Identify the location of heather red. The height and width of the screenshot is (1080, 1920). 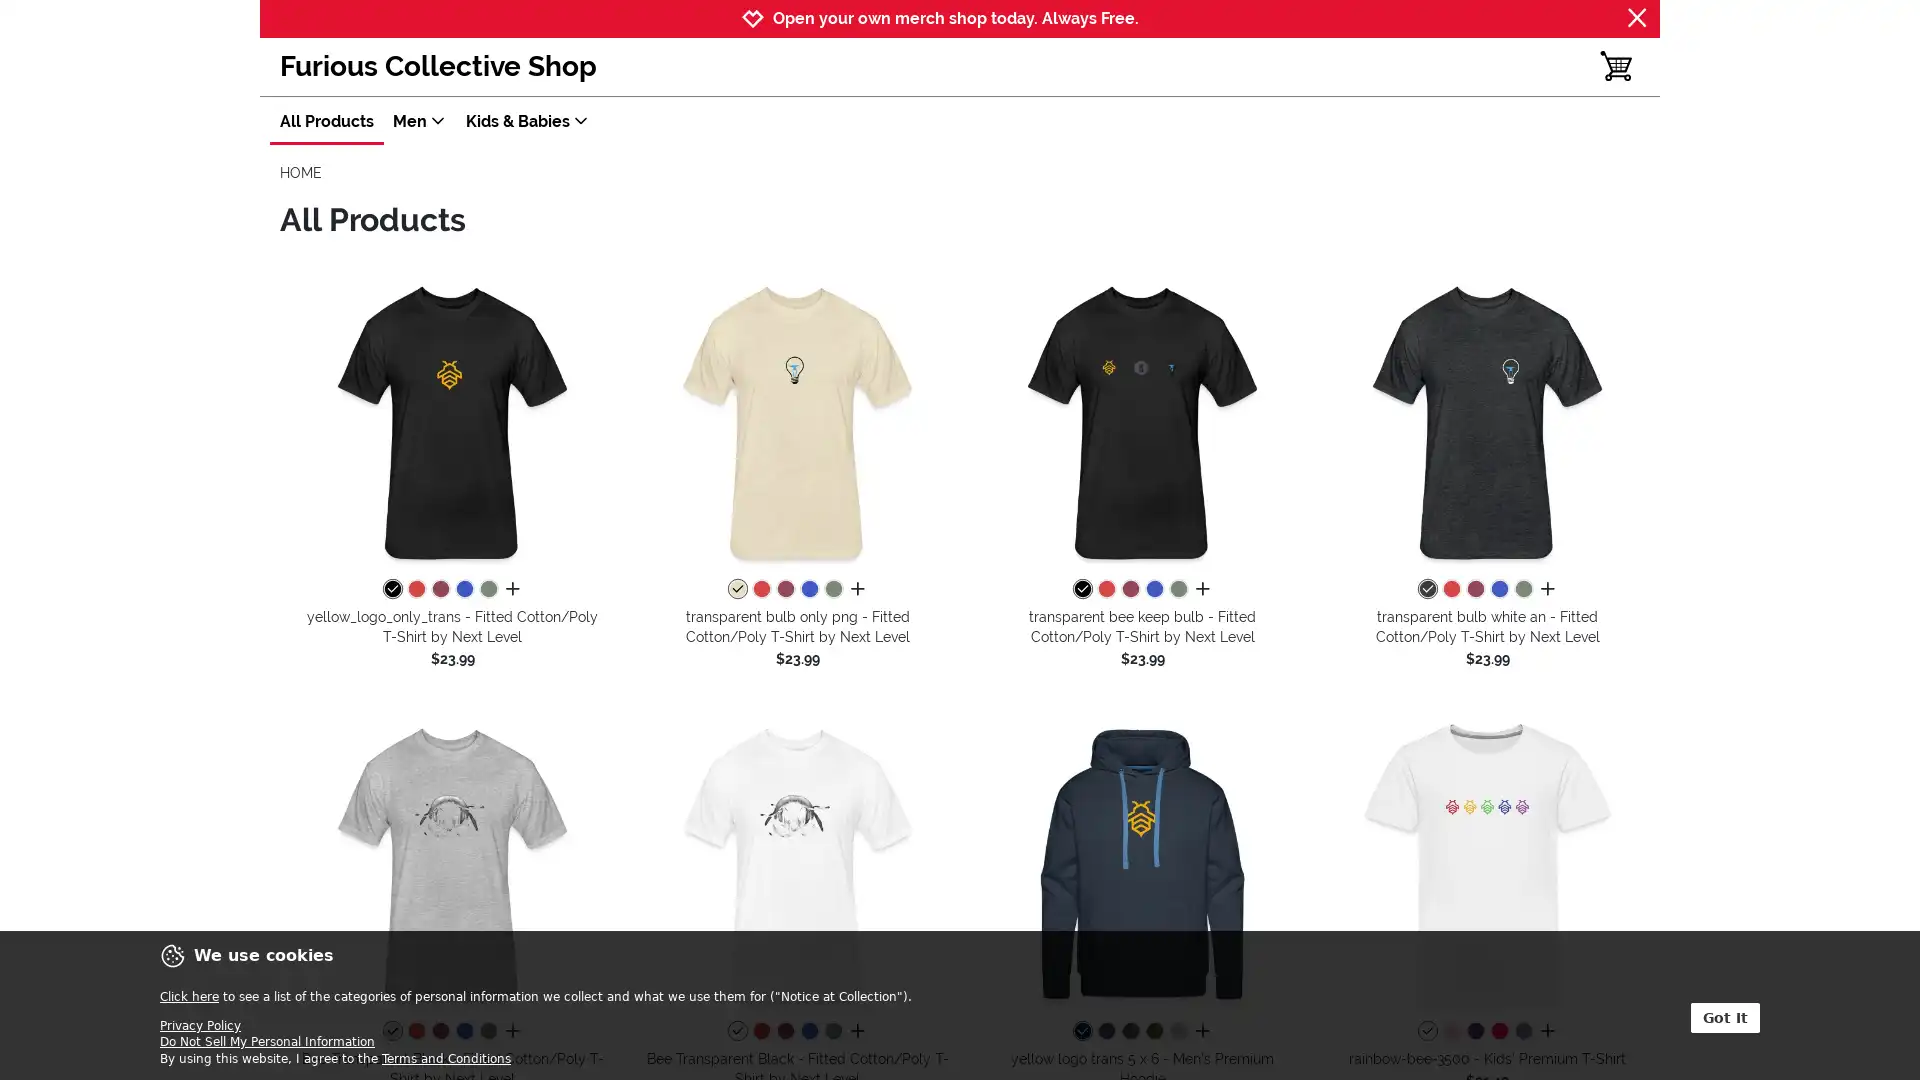
(760, 589).